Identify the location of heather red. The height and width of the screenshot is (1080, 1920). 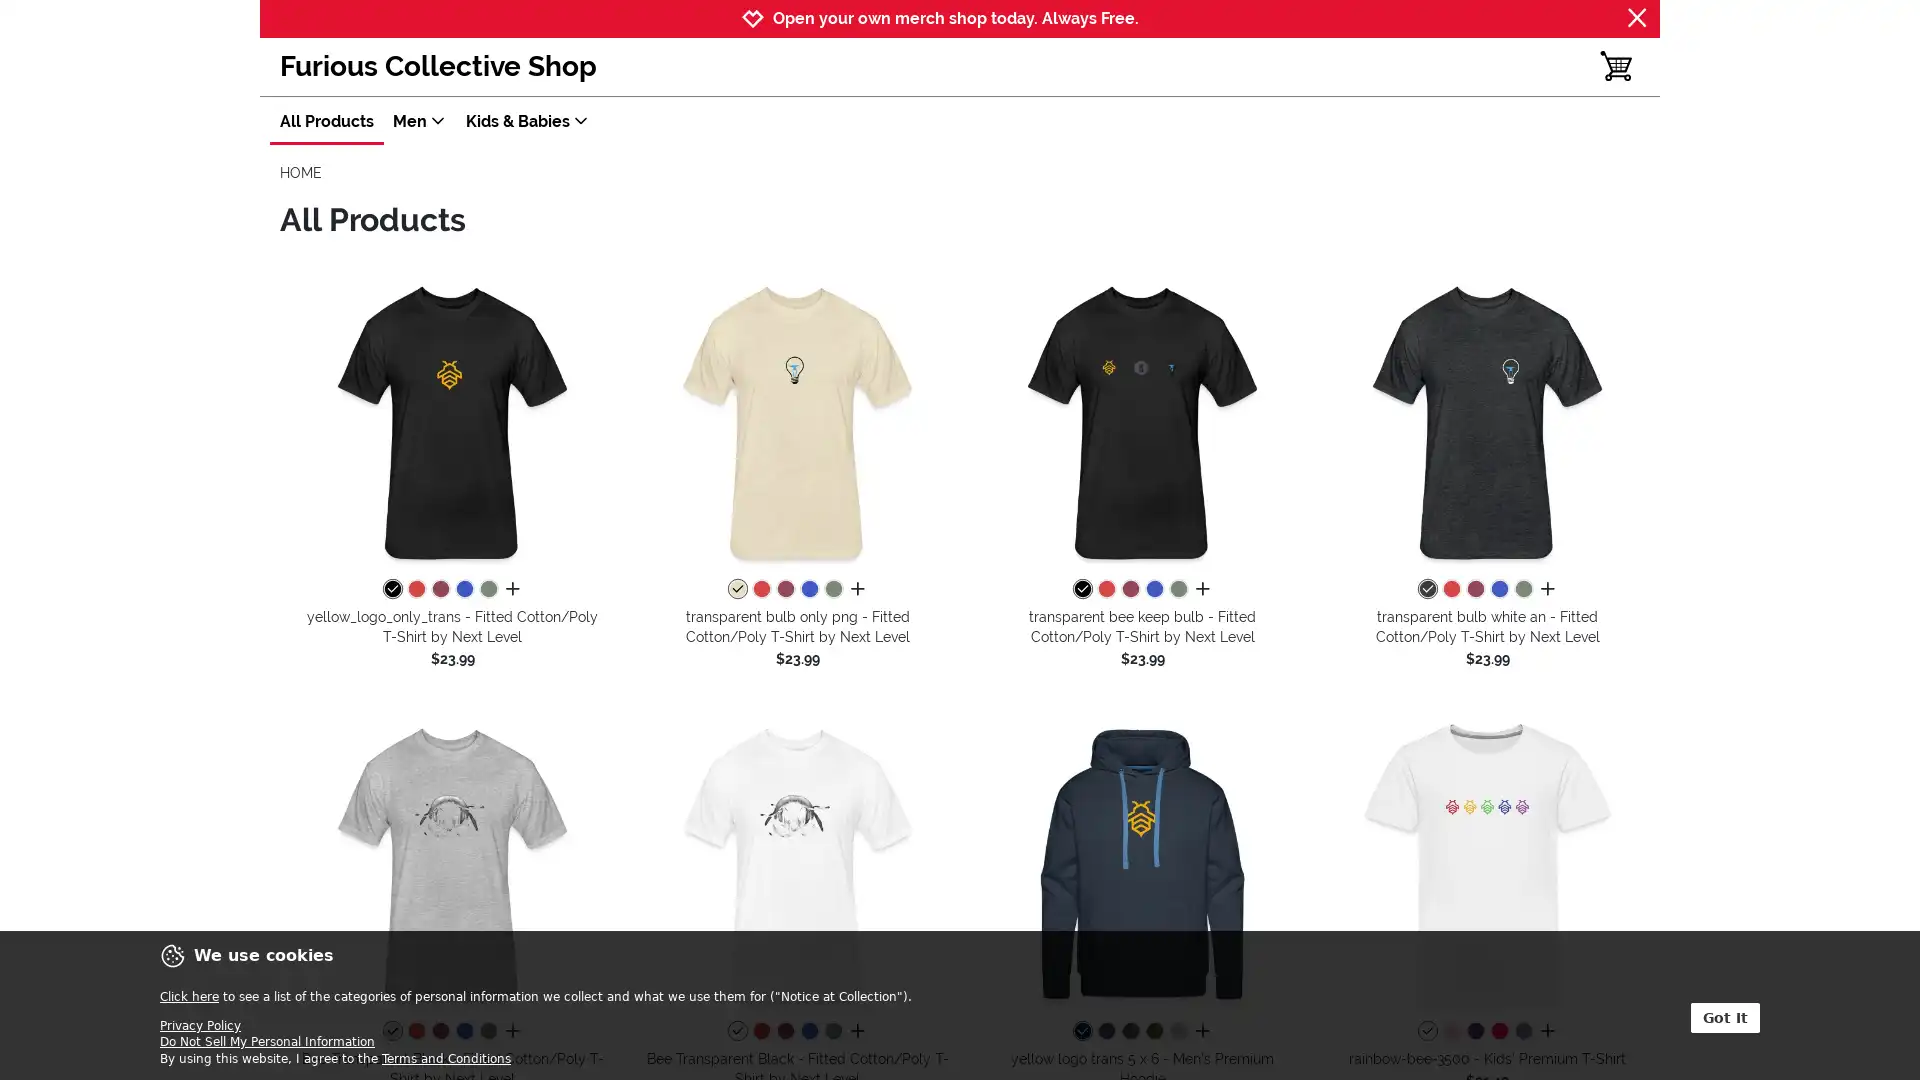
(760, 589).